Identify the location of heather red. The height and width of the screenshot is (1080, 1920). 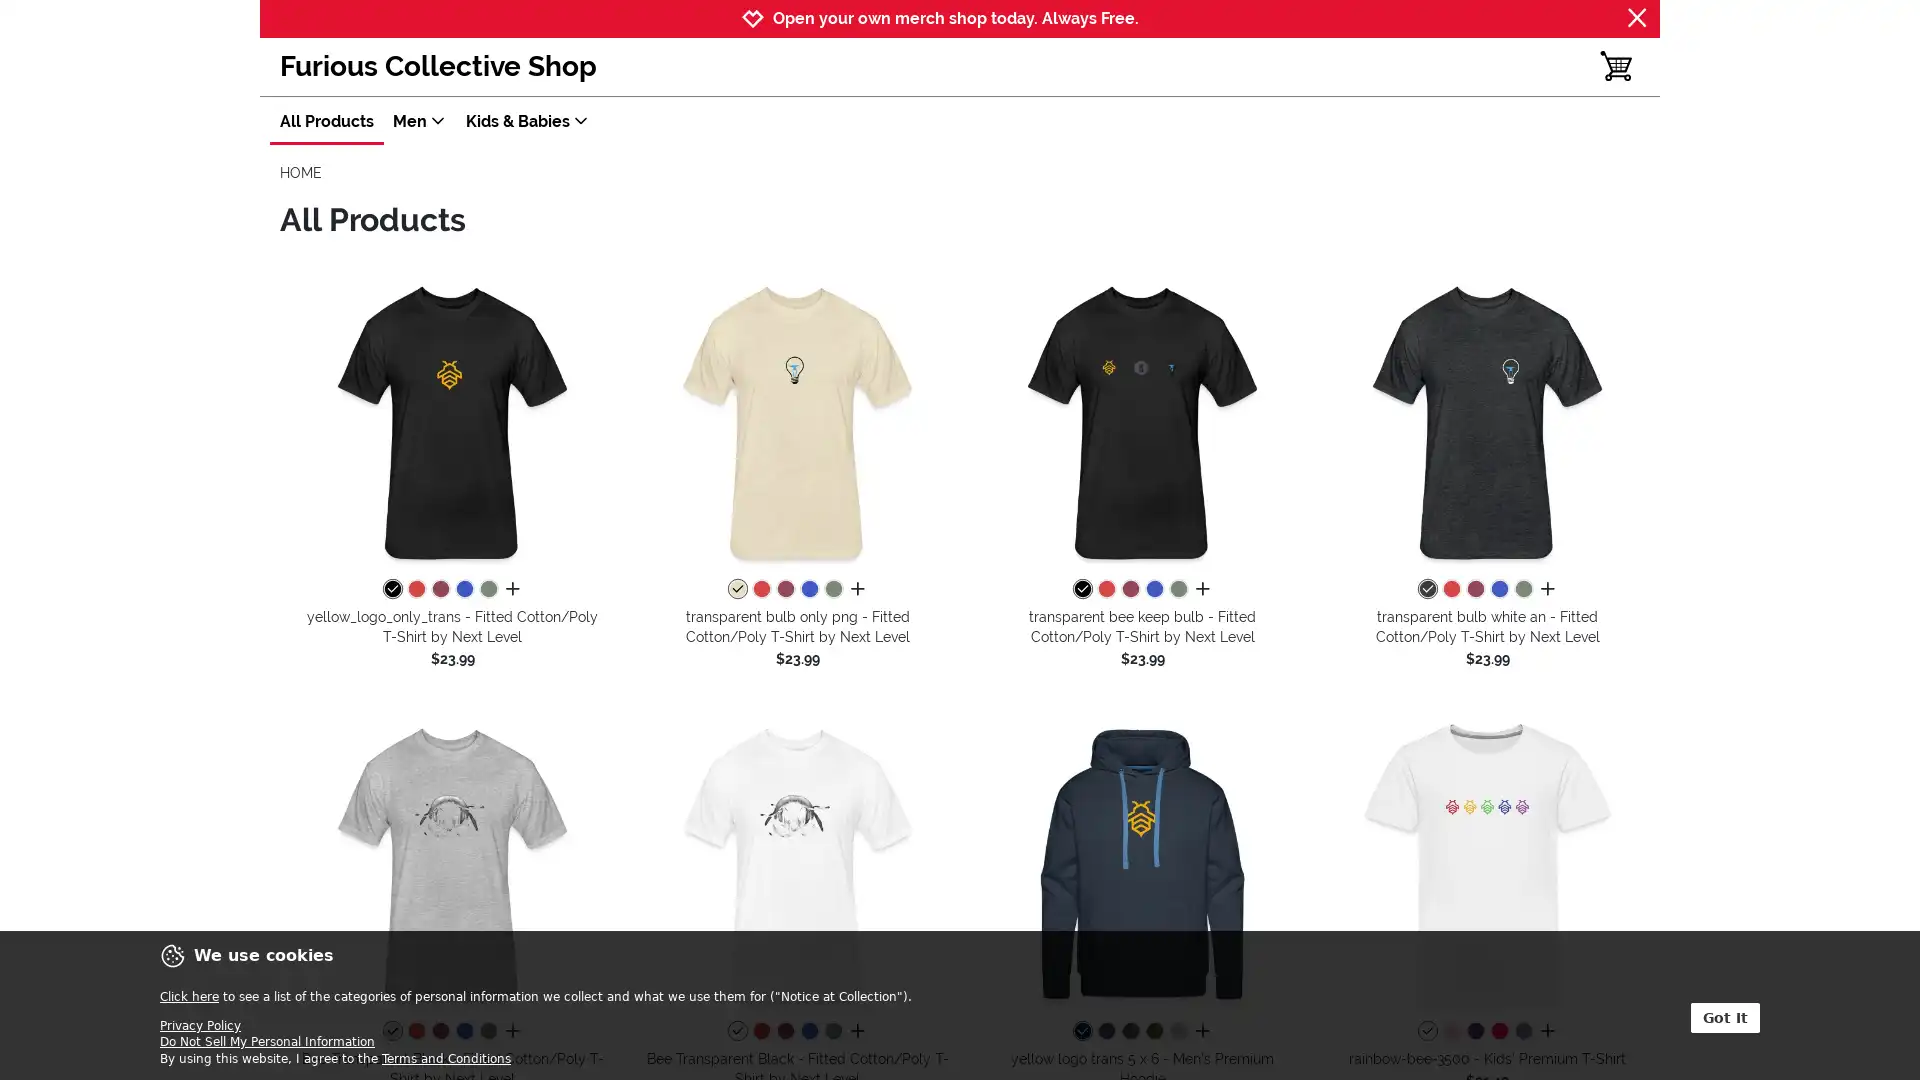
(760, 589).